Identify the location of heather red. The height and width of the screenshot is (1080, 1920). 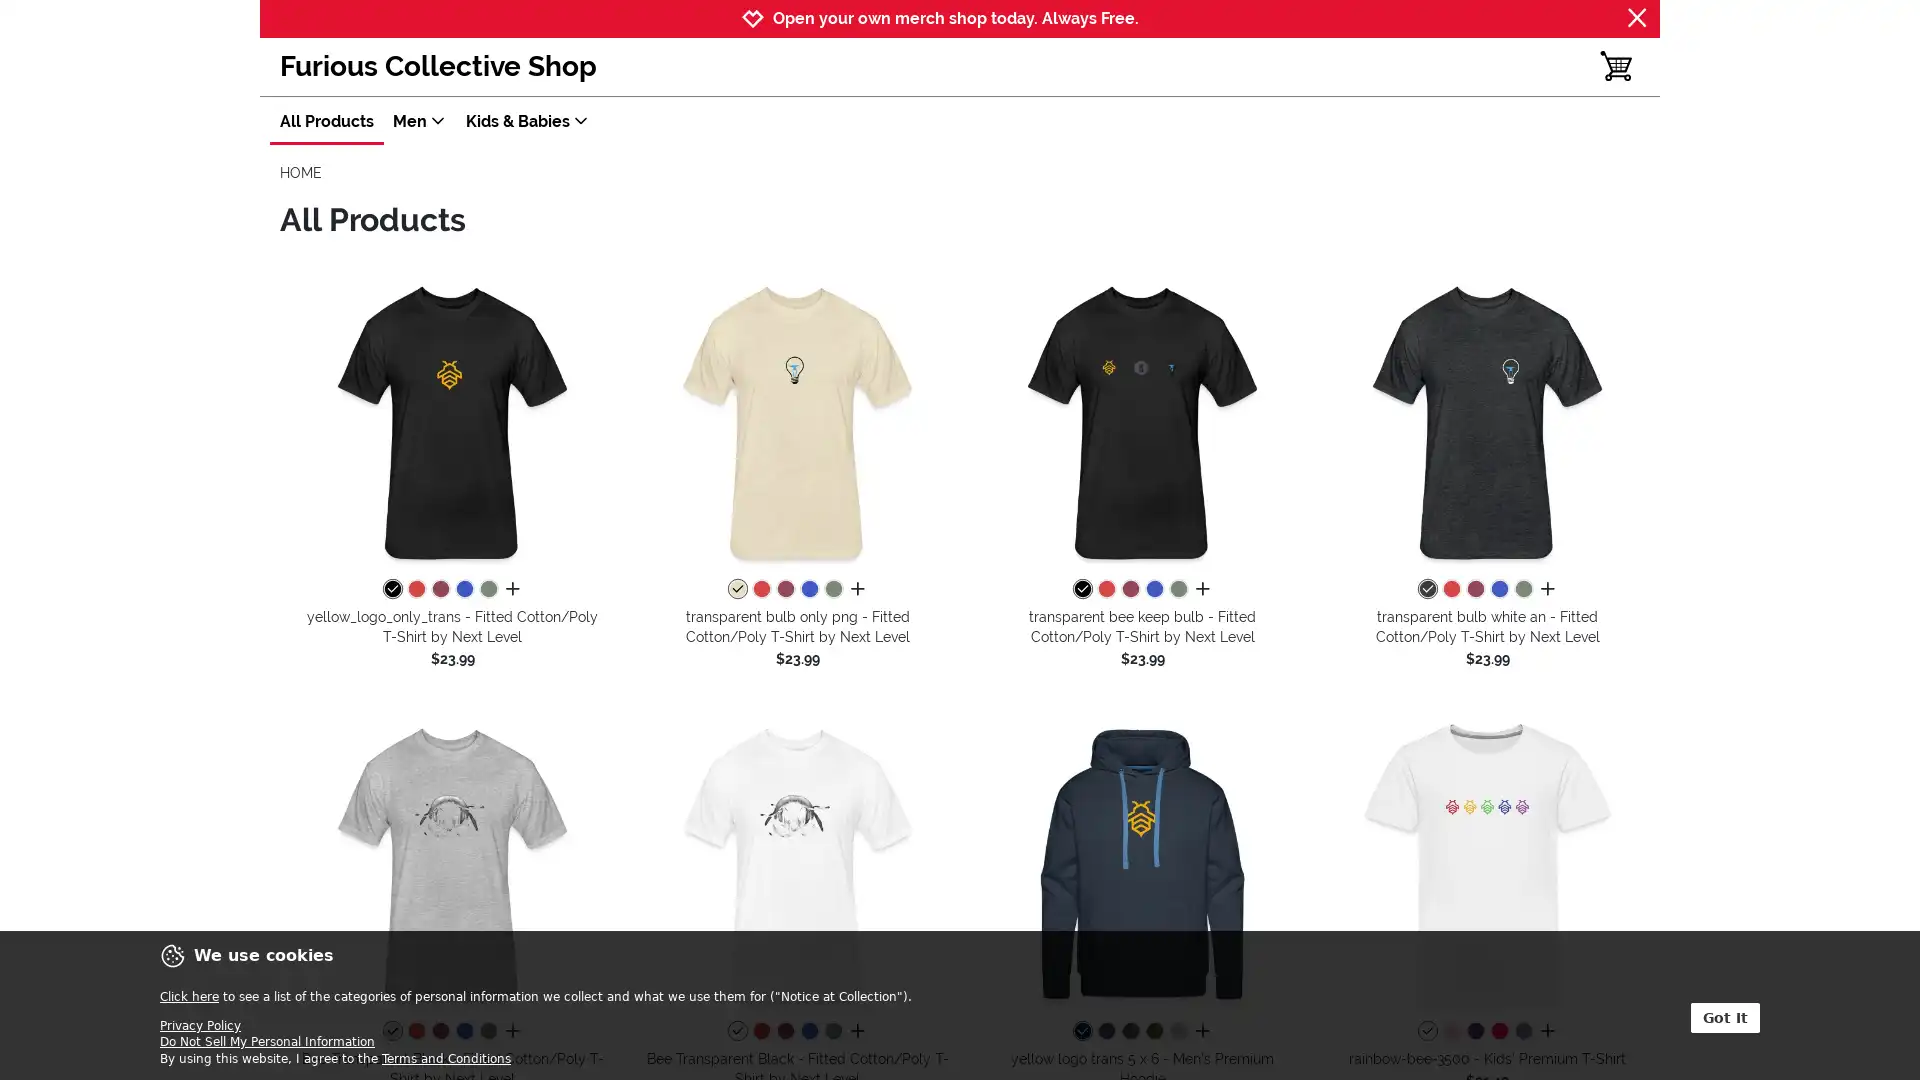
(760, 589).